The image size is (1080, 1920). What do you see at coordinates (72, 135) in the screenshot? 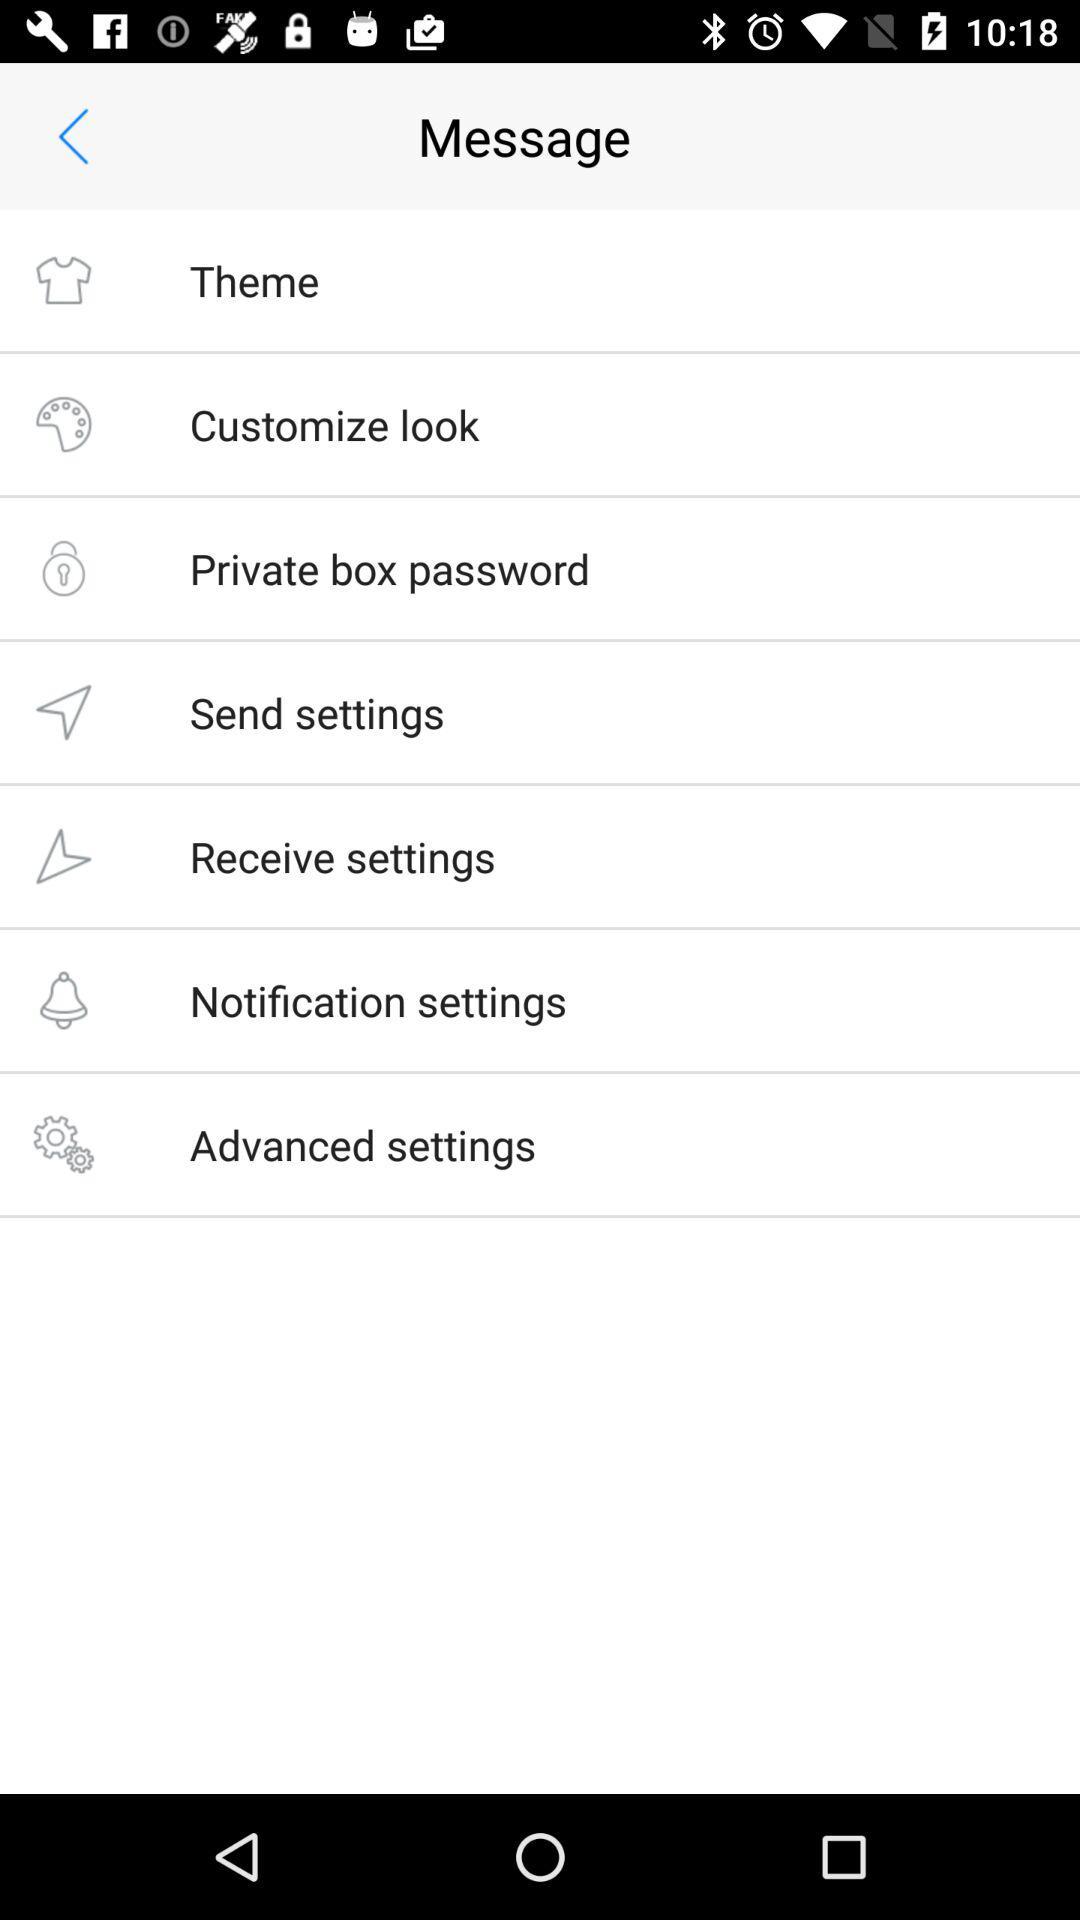
I see `the app to the left of message app` at bounding box center [72, 135].